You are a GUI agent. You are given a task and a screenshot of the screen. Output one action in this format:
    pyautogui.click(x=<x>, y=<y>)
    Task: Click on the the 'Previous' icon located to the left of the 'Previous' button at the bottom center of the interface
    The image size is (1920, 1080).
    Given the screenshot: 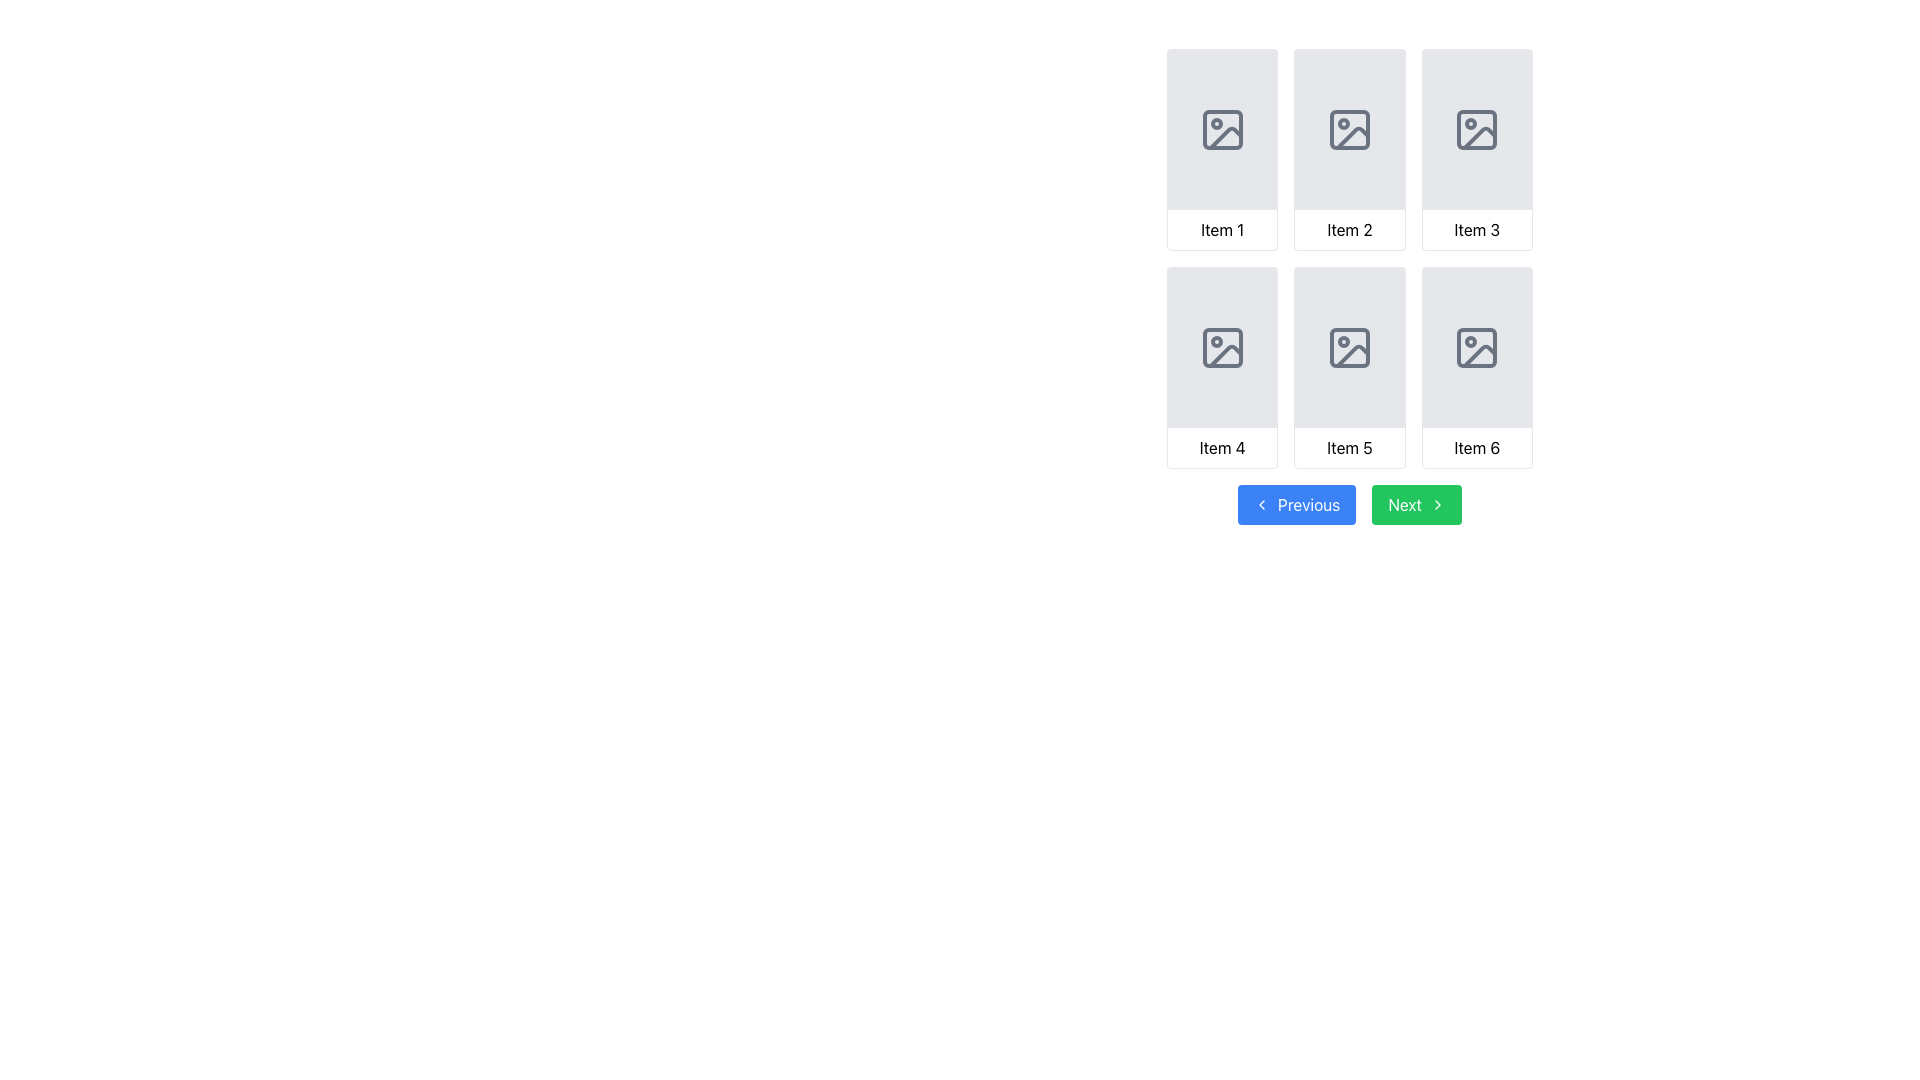 What is the action you would take?
    pyautogui.click(x=1261, y=504)
    